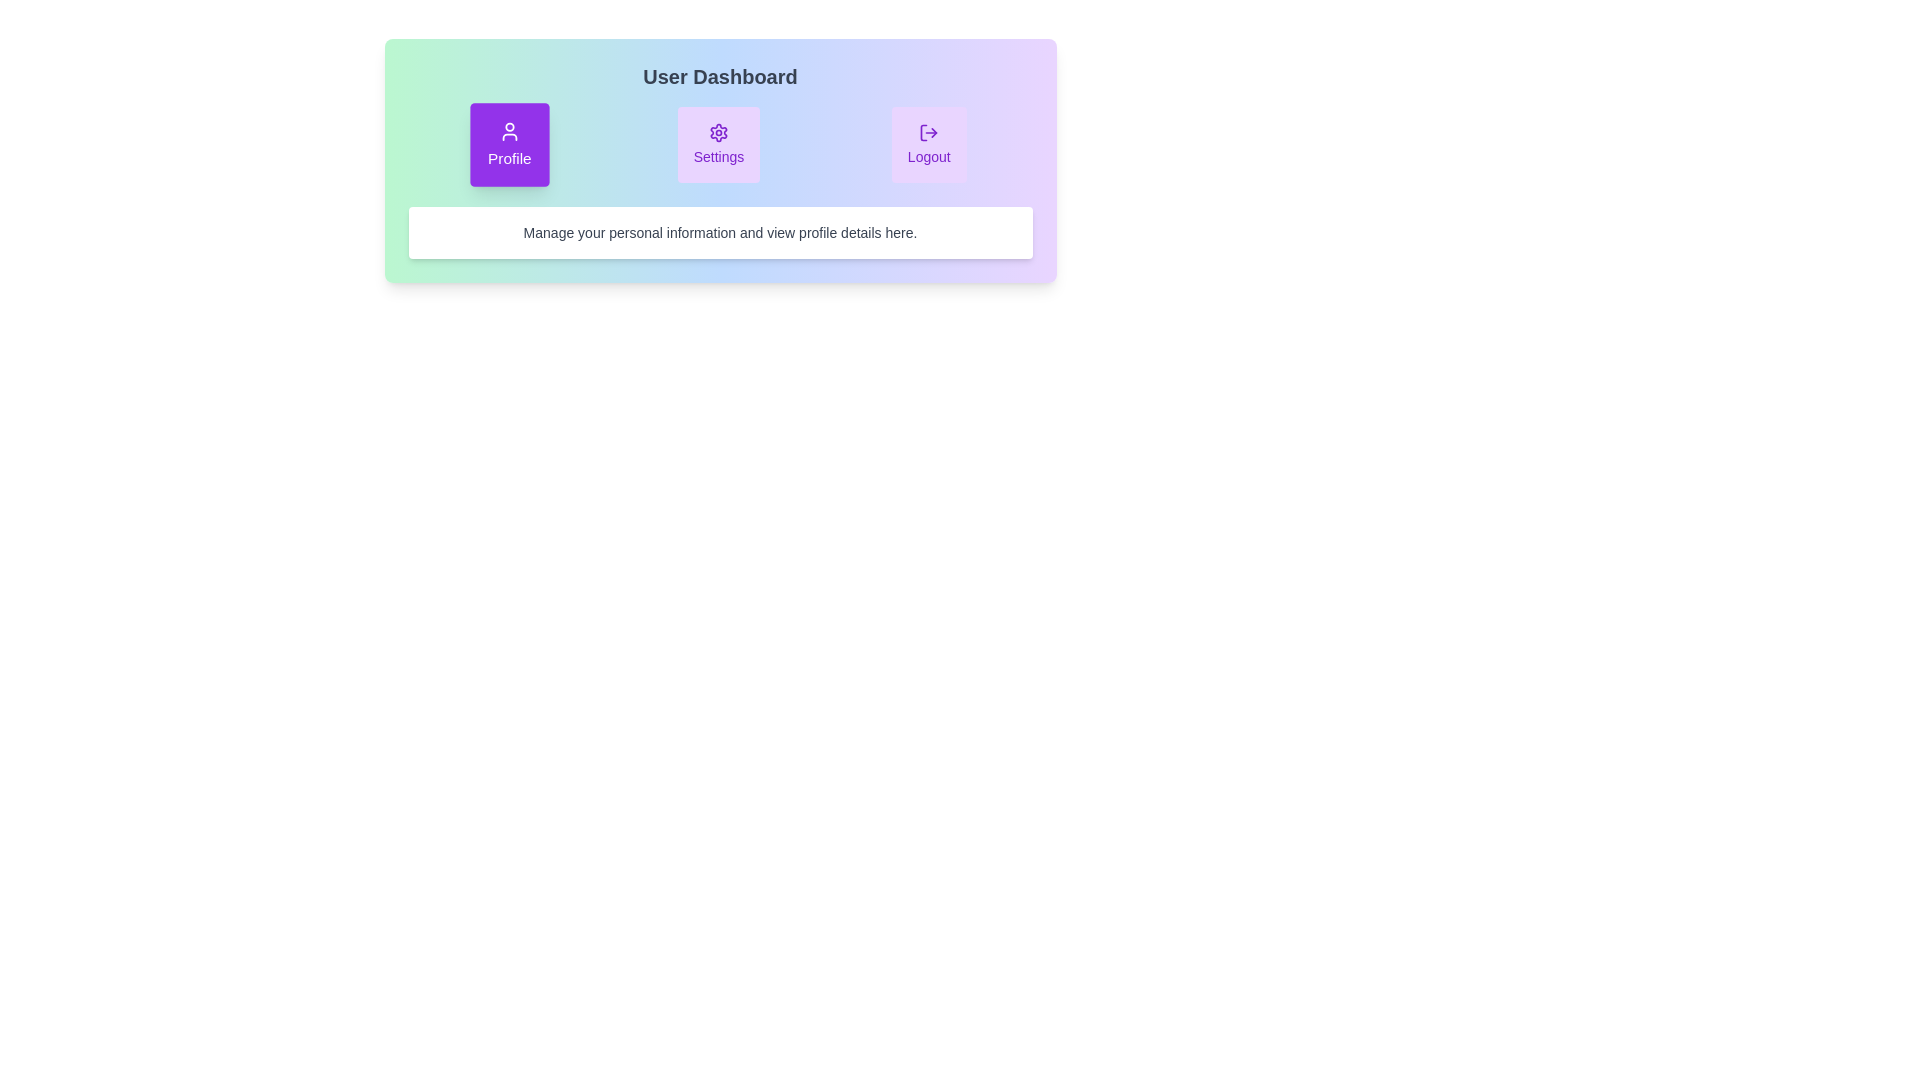 The height and width of the screenshot is (1080, 1920). I want to click on the 'Settings' tab to activate it, so click(718, 144).